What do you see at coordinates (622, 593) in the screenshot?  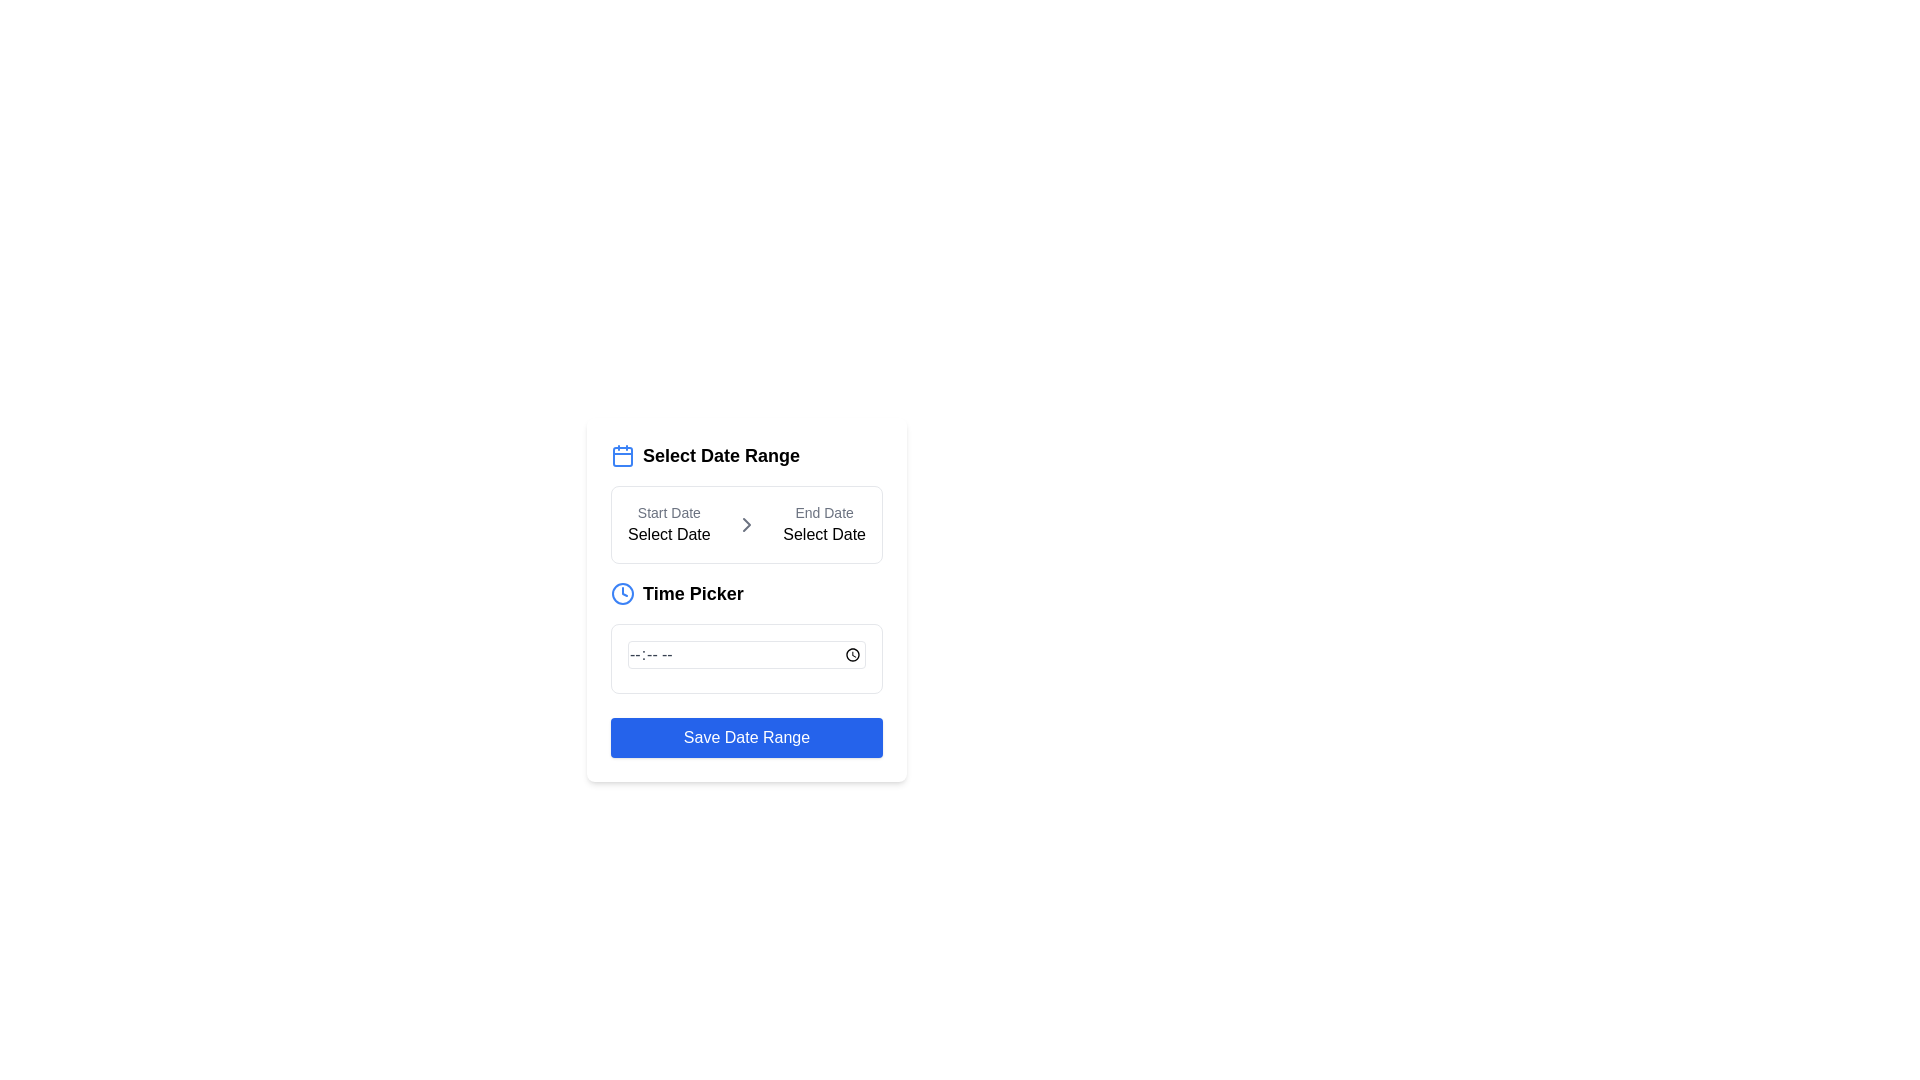 I see `the blue outlined circular SVG graphic within the clock icon, which is located before the 'Time Picker' label` at bounding box center [622, 593].